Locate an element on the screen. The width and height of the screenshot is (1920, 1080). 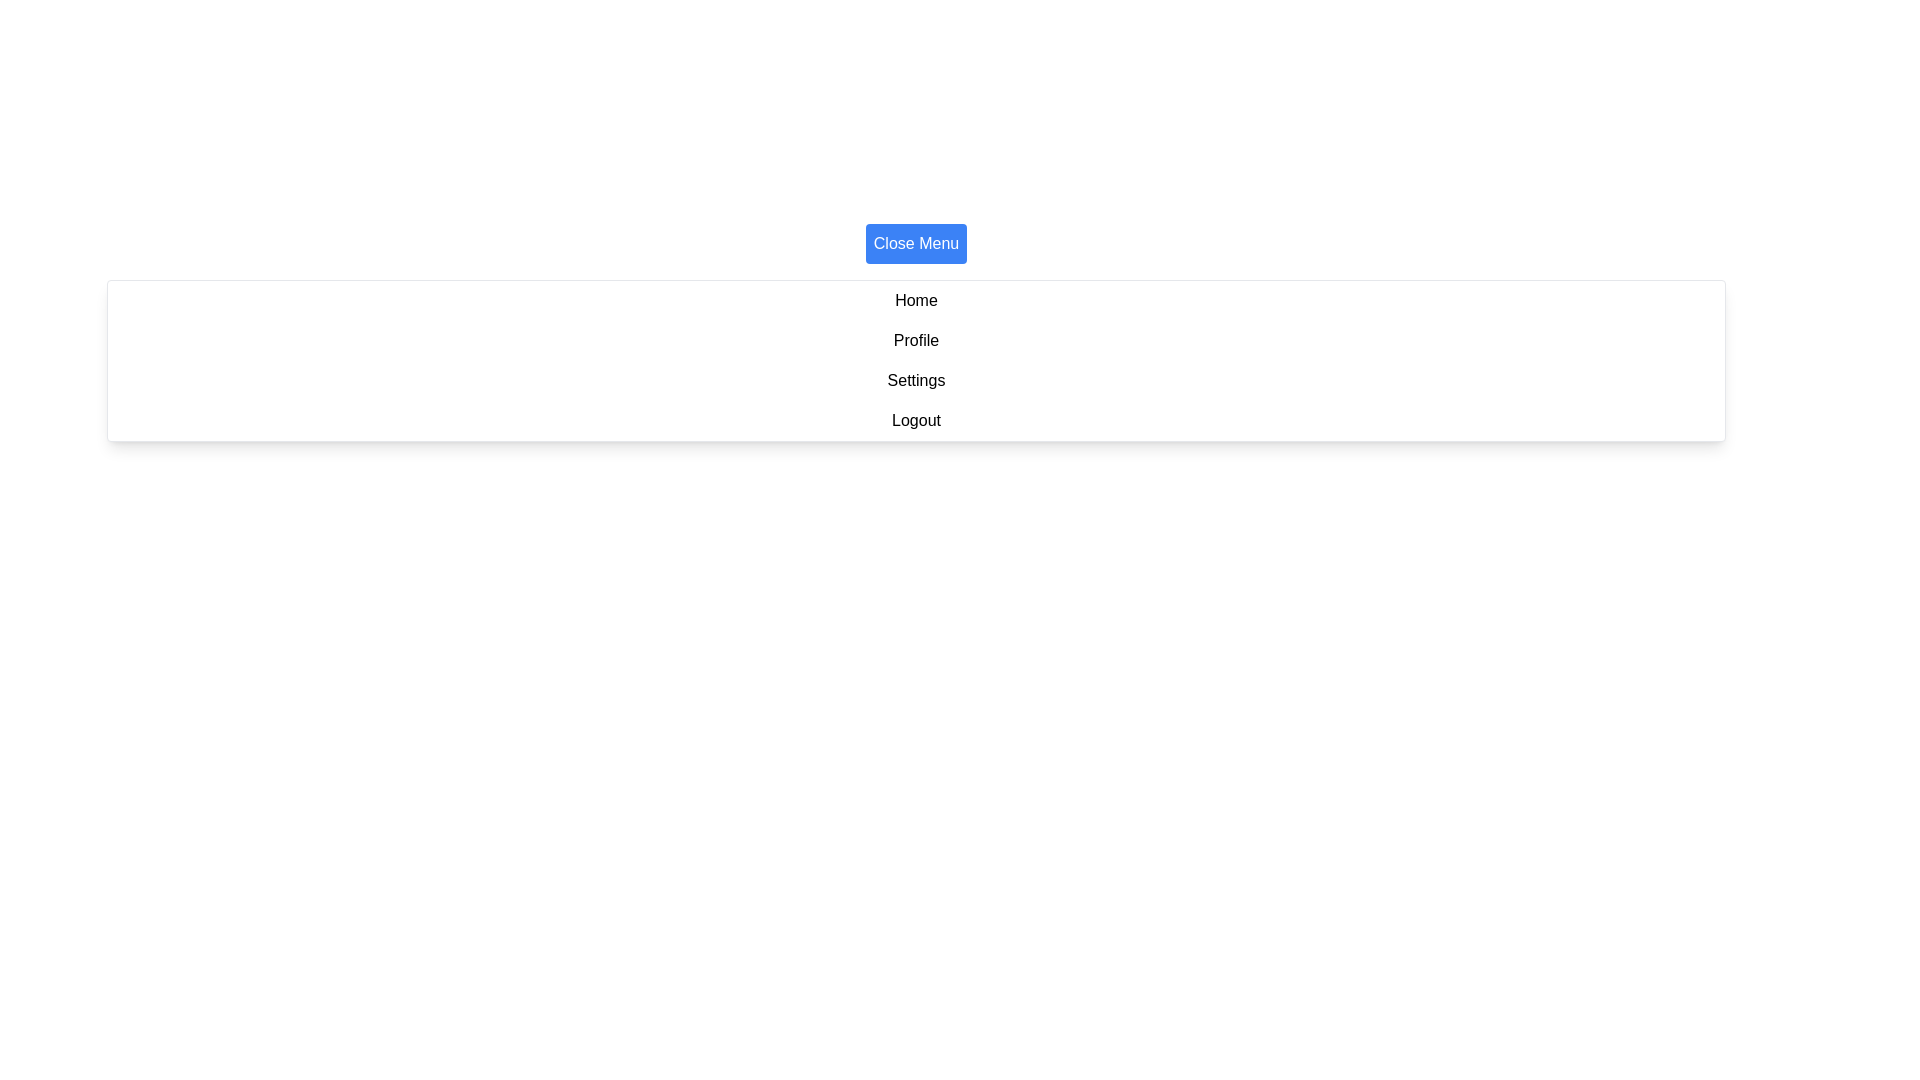
the 'Home' text element, which is the first item in a vertically stacked menu is located at coordinates (915, 300).